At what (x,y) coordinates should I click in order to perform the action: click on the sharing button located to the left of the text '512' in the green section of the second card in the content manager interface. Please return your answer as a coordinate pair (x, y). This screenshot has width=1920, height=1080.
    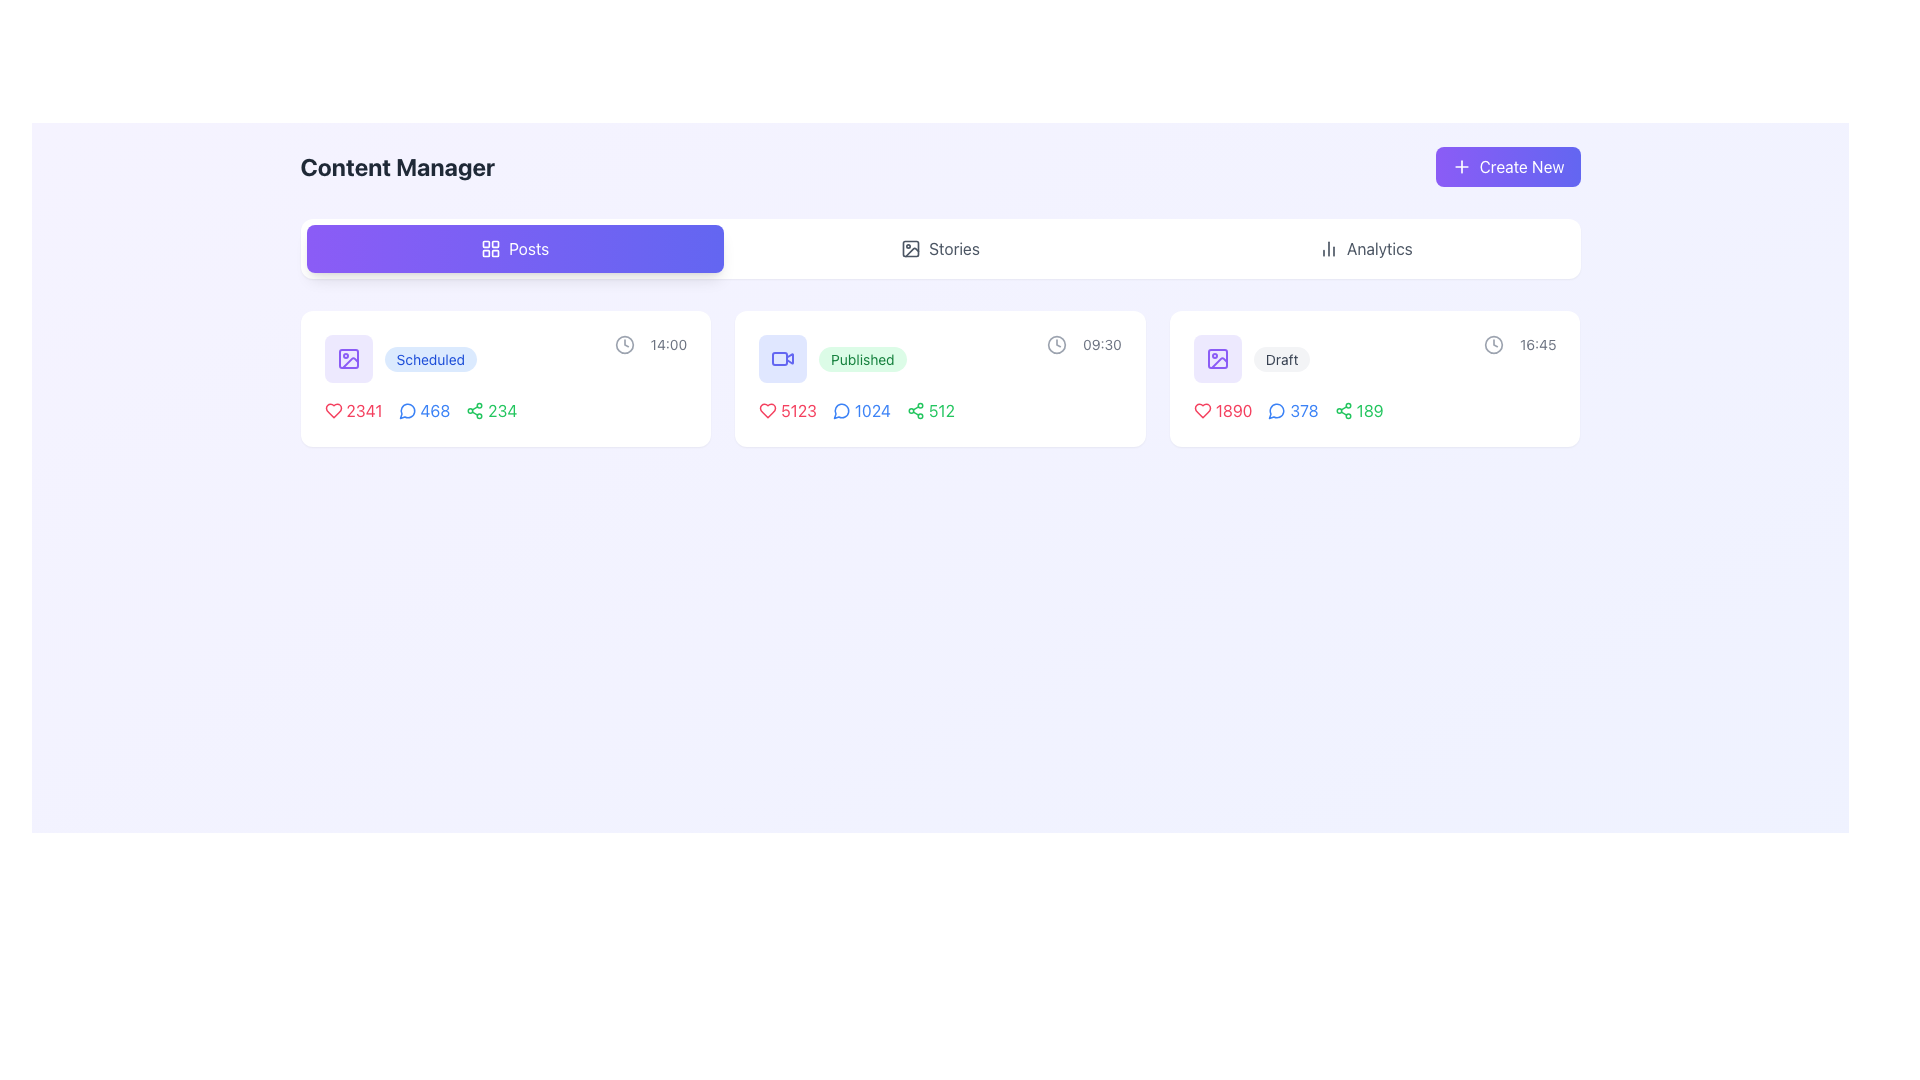
    Looking at the image, I should click on (914, 410).